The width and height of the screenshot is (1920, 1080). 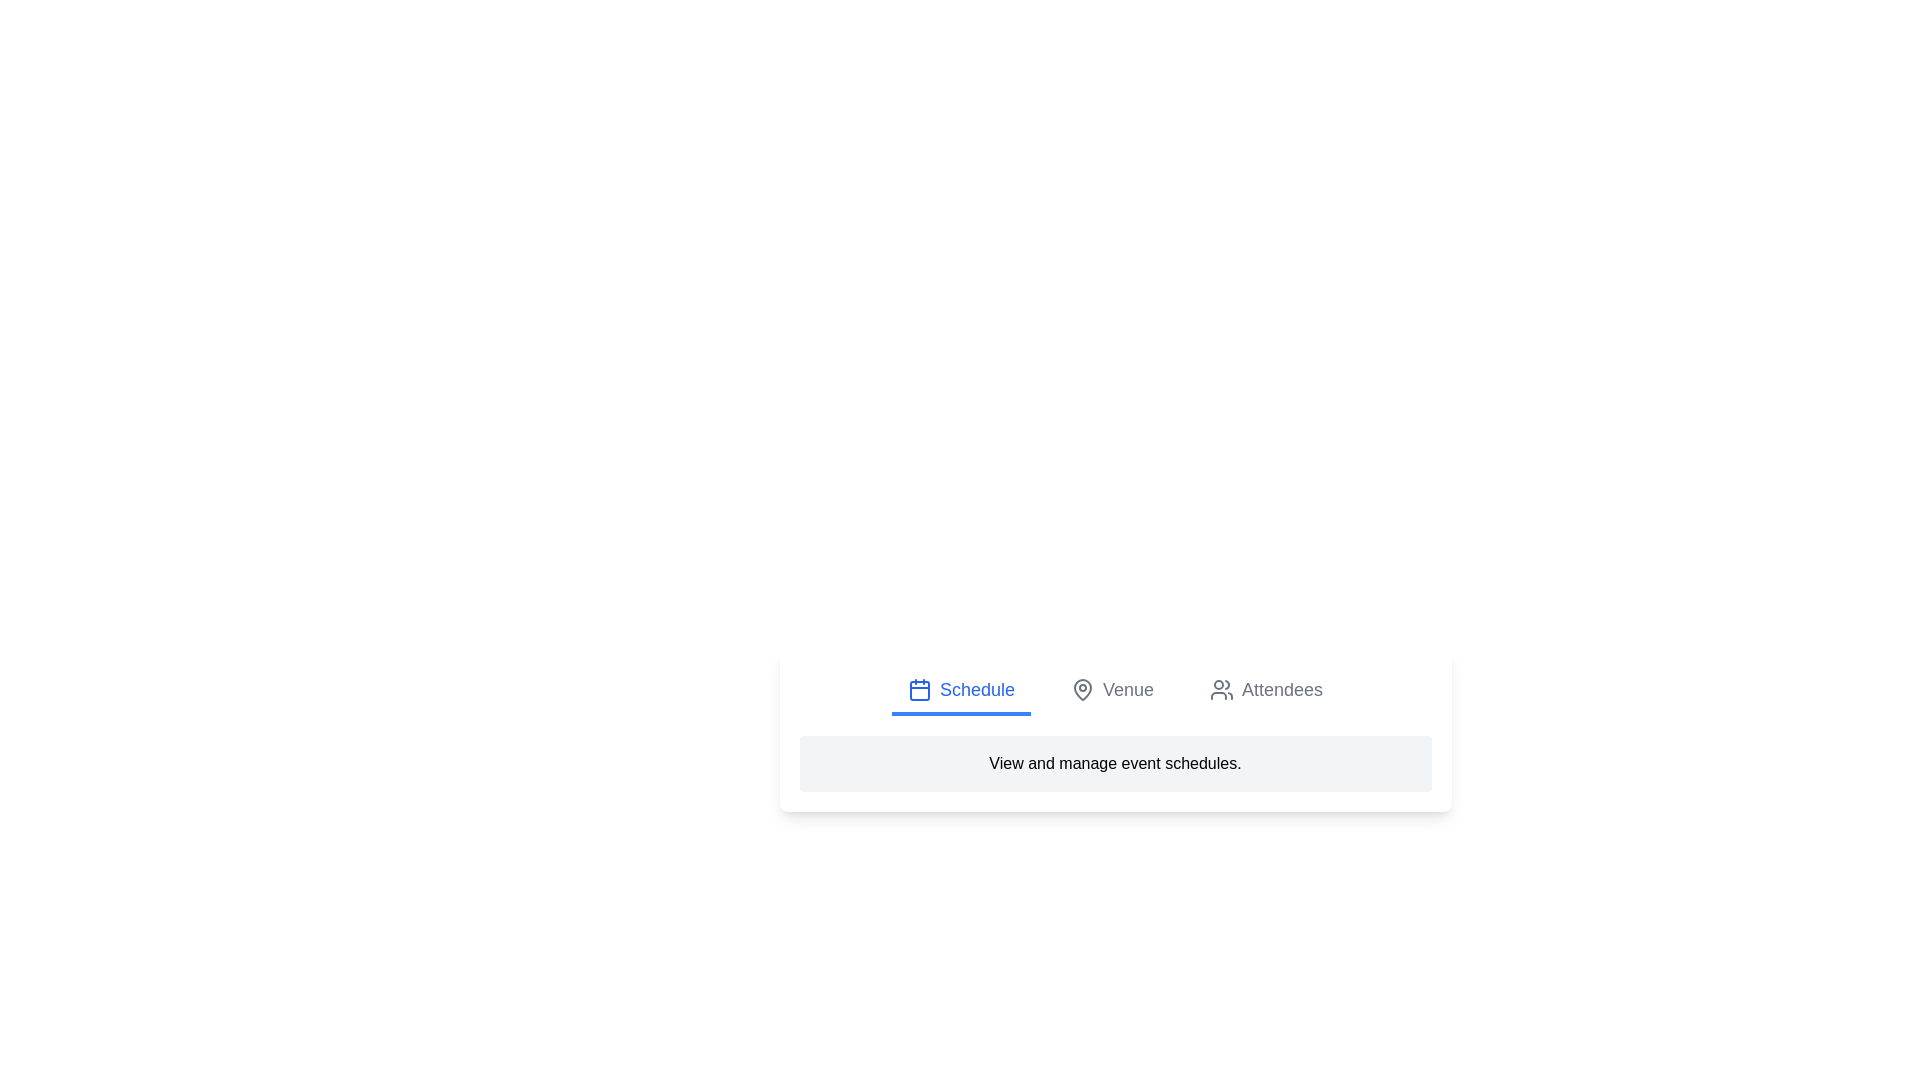 What do you see at coordinates (1221, 689) in the screenshot?
I see `the Attendees tab by clicking on its icon` at bounding box center [1221, 689].